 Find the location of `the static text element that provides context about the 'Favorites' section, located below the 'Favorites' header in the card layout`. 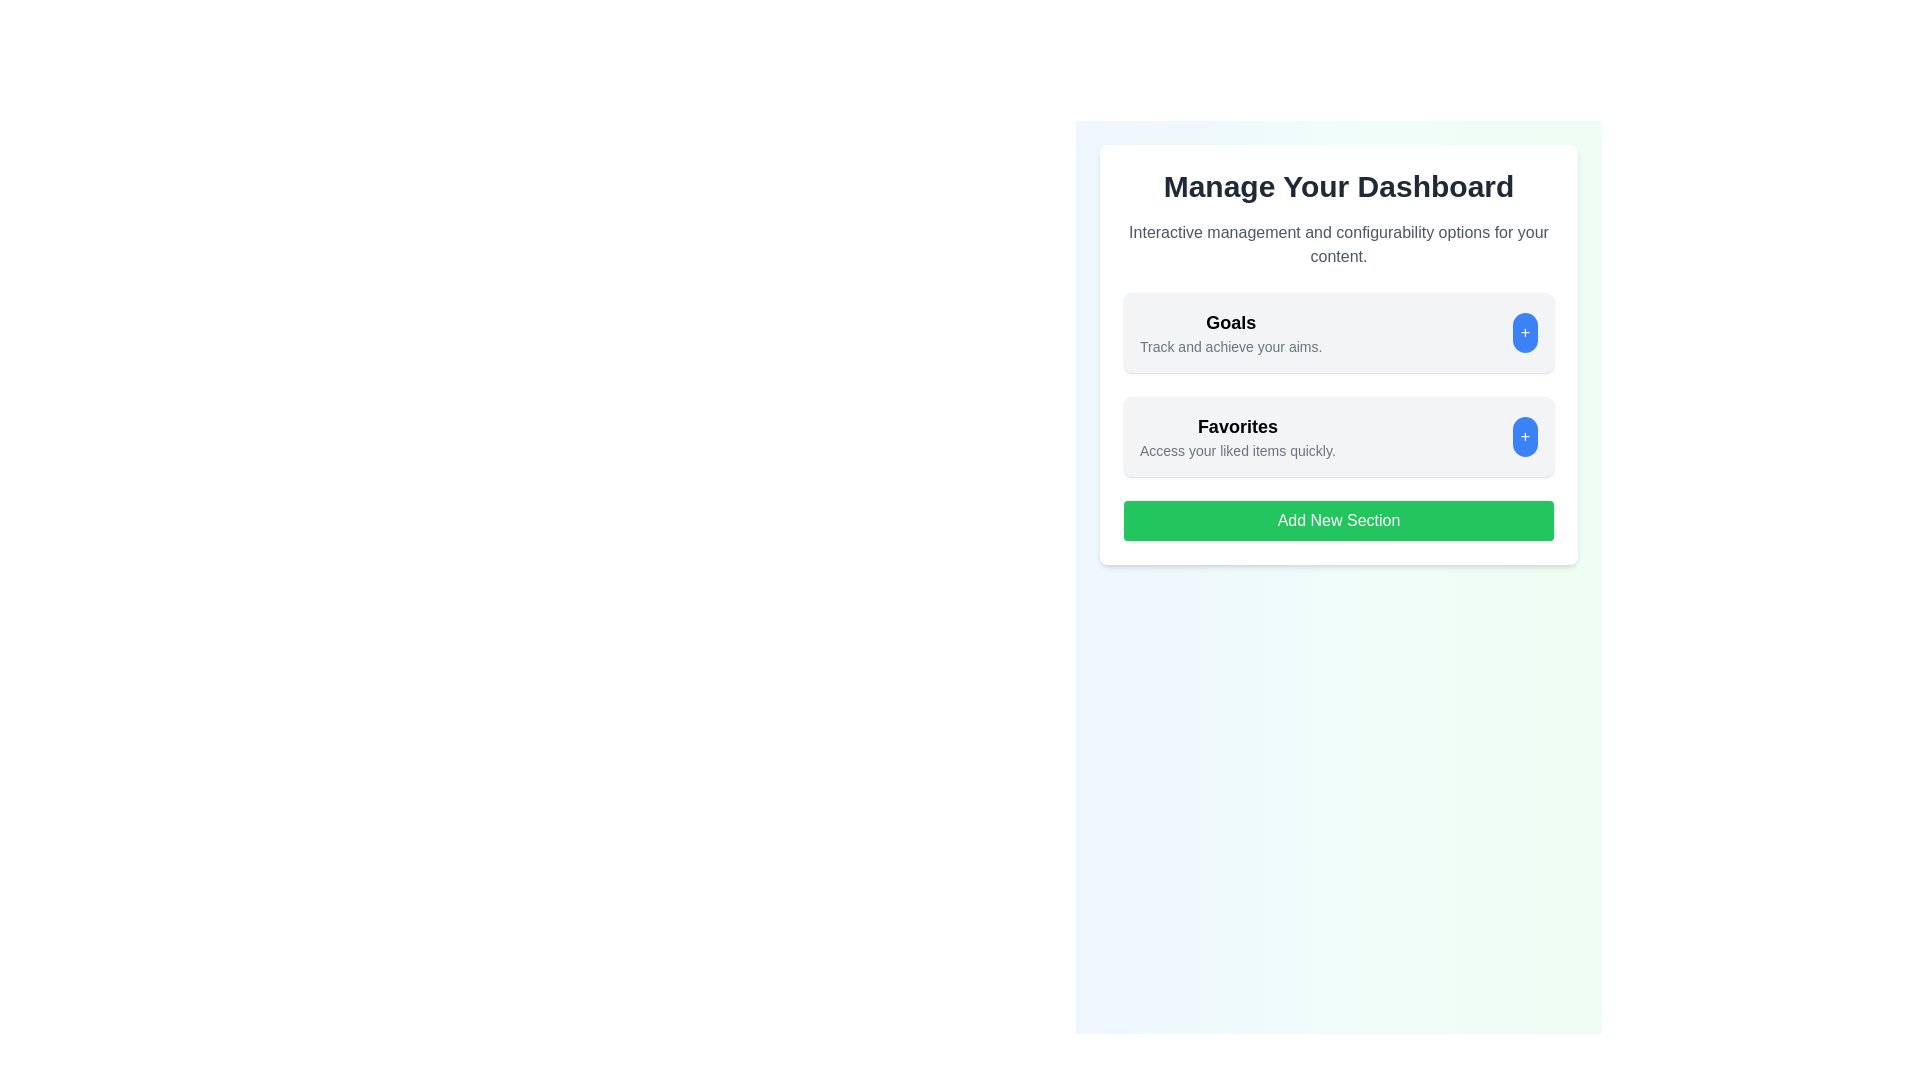

the static text element that provides context about the 'Favorites' section, located below the 'Favorites' header in the card layout is located at coordinates (1236, 451).